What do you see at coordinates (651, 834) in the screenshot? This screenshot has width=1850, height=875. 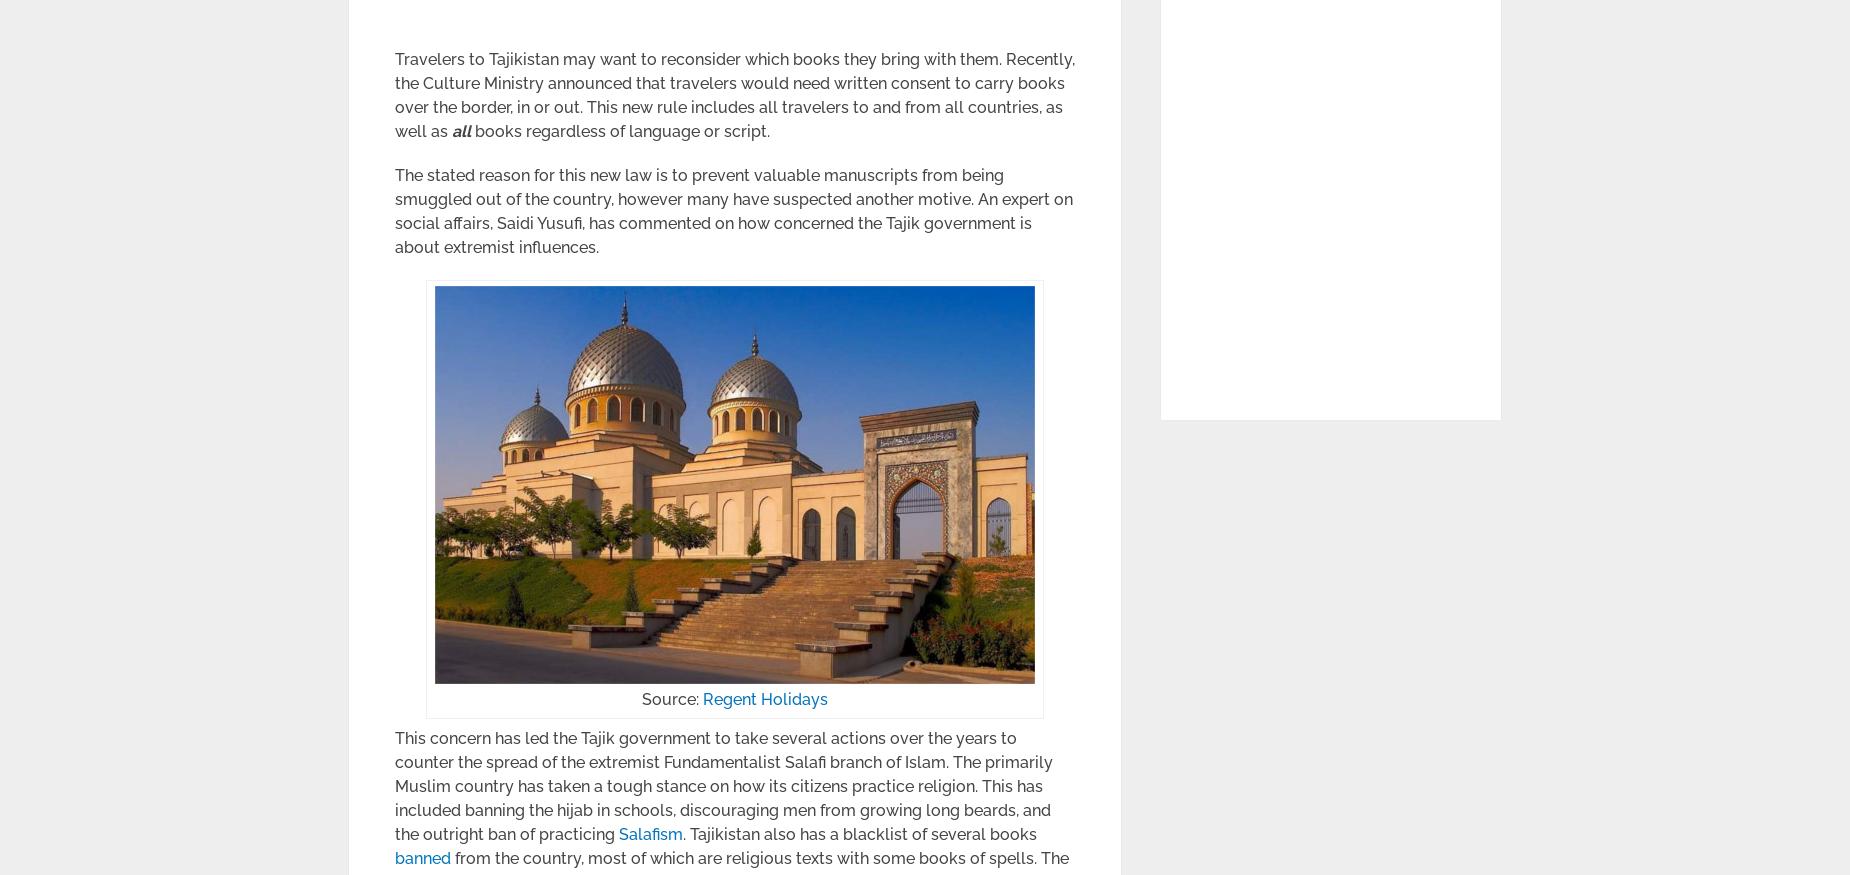 I see `'Salafism'` at bounding box center [651, 834].